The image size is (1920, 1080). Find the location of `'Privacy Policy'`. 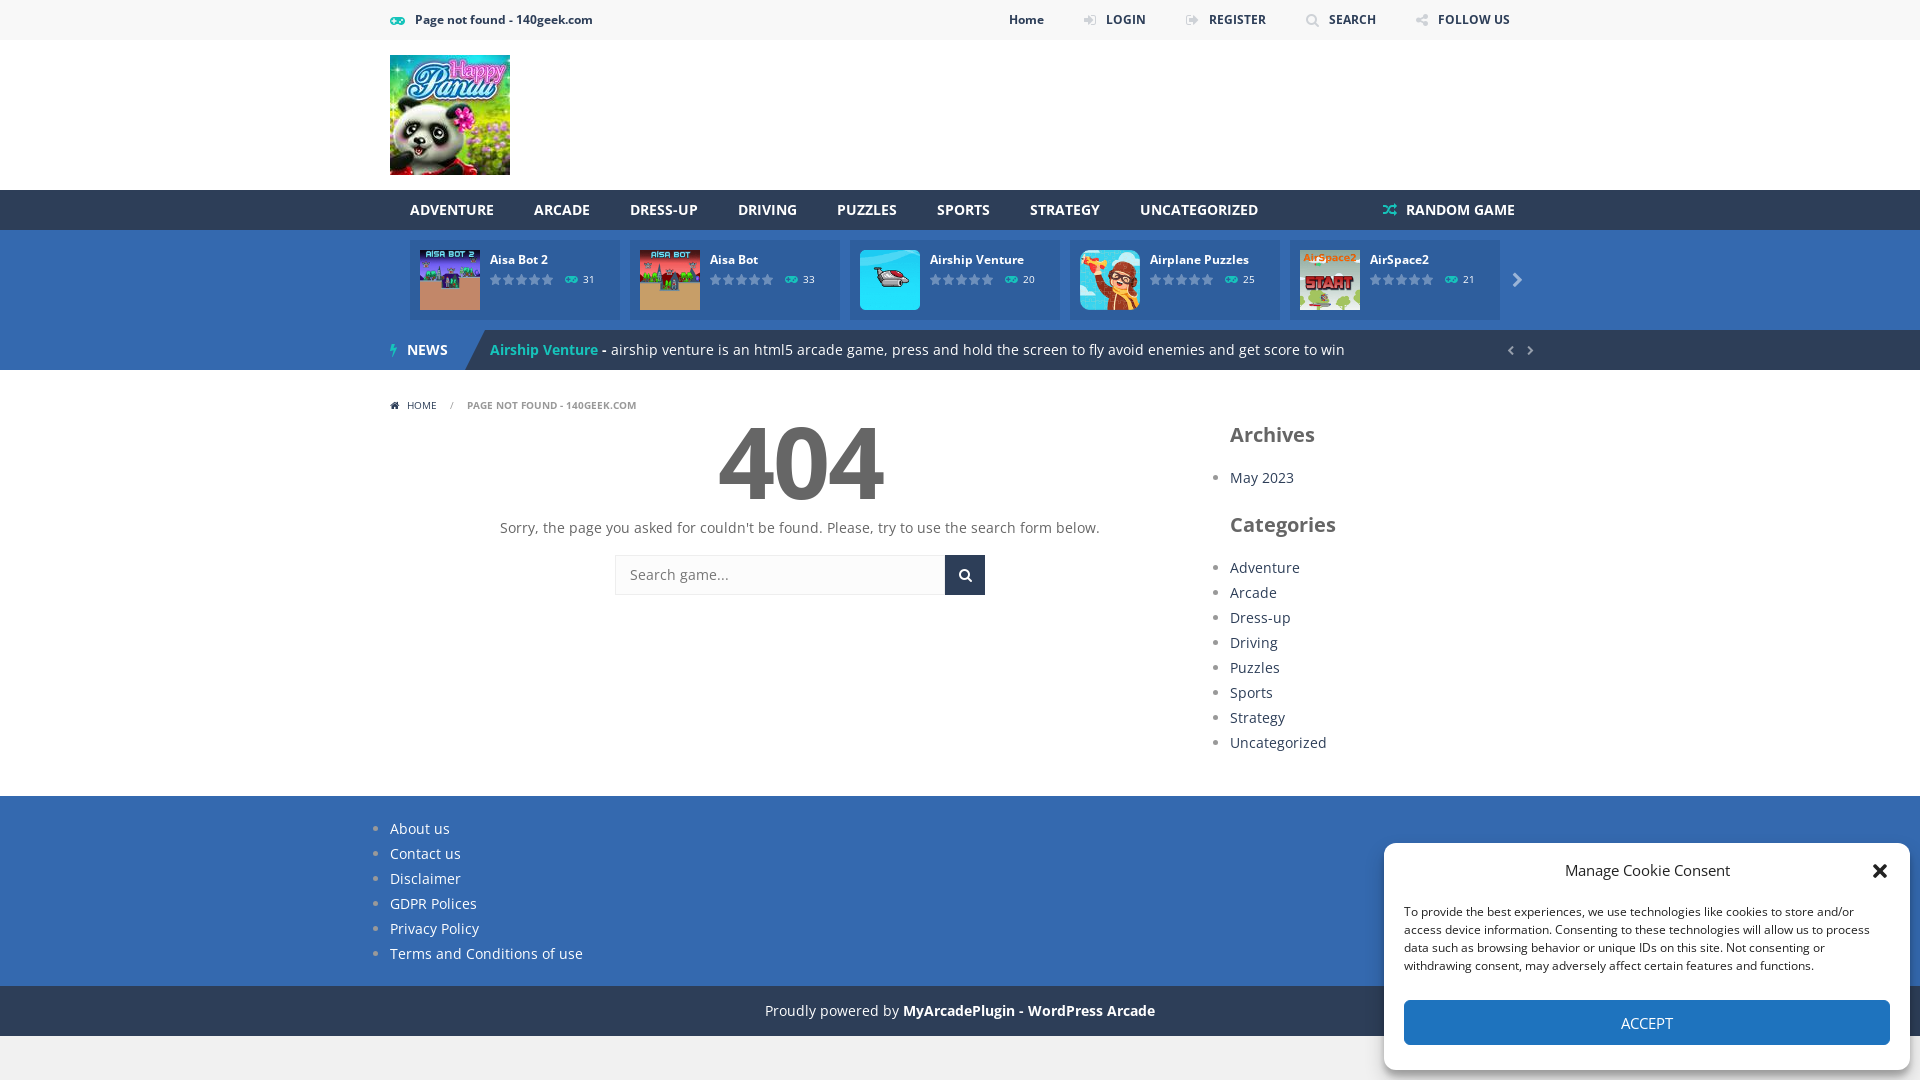

'Privacy Policy' is located at coordinates (433, 928).